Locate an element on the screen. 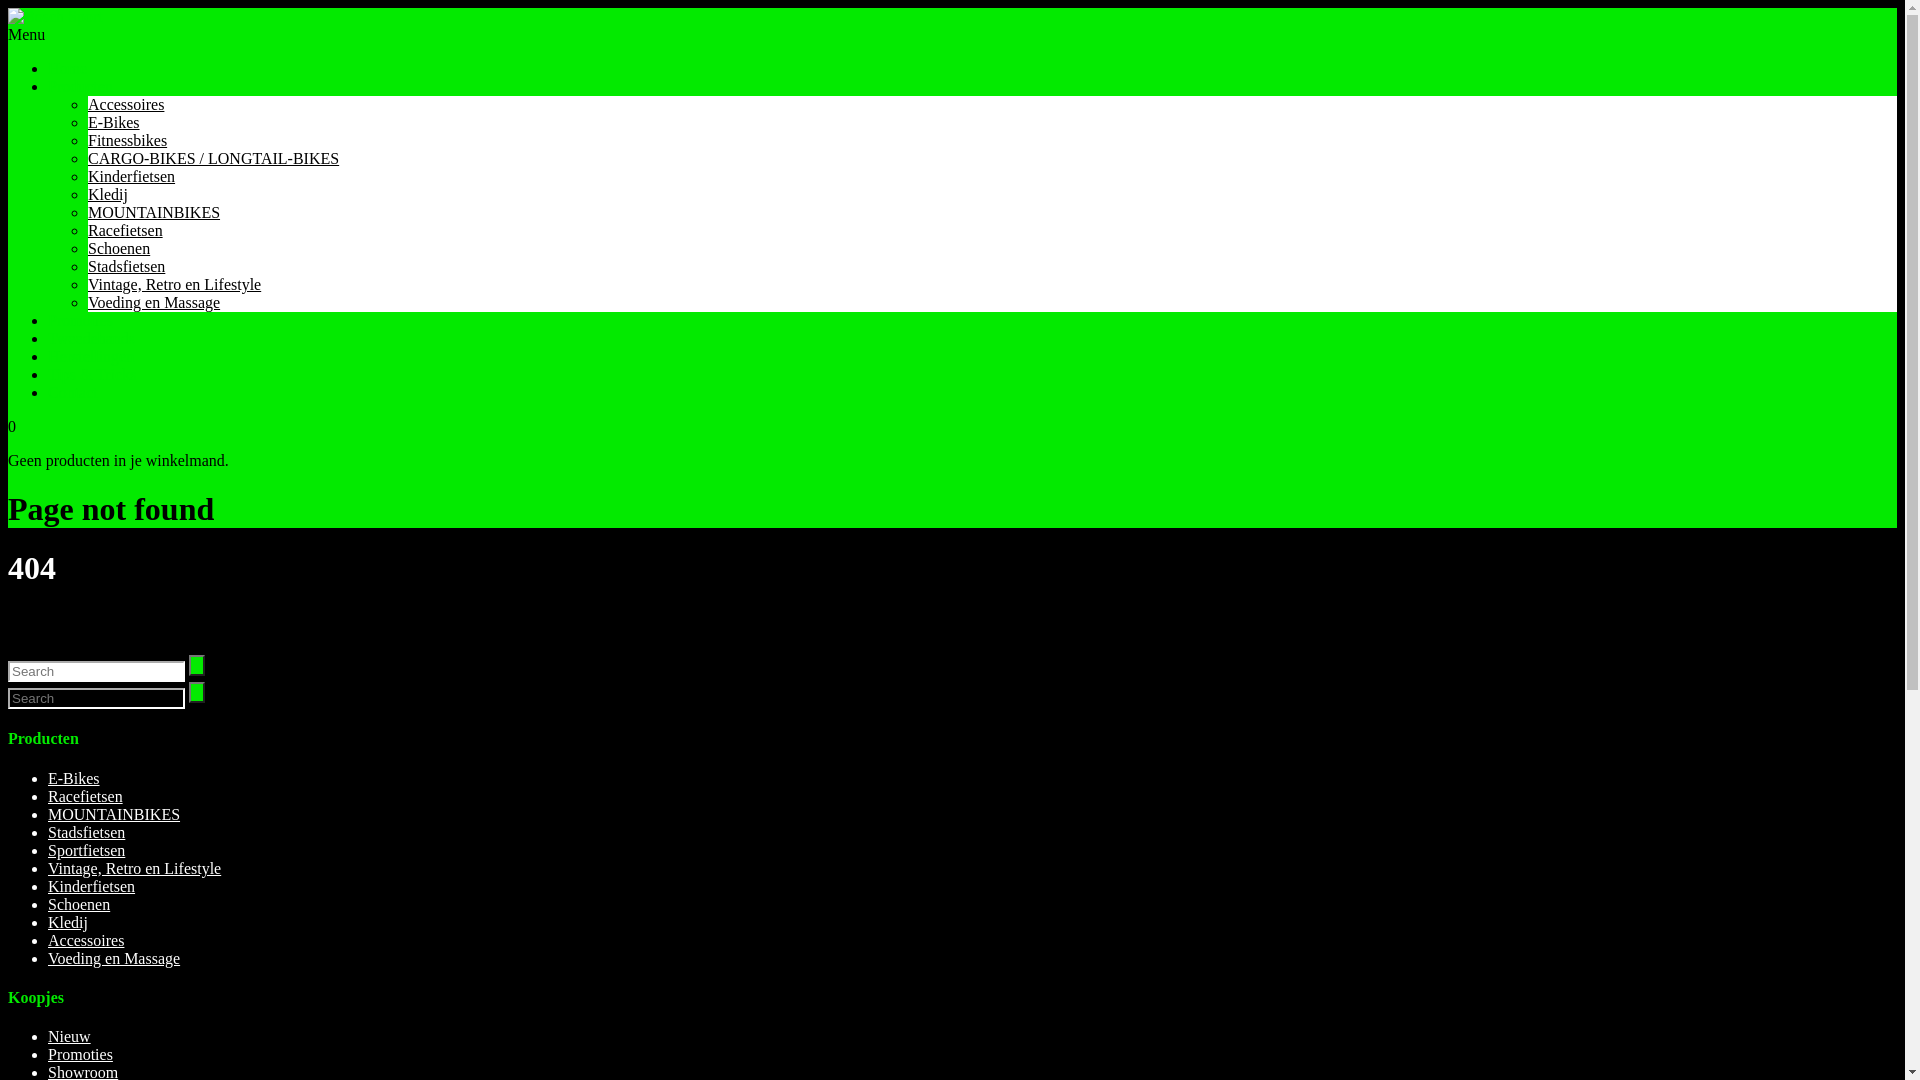 The height and width of the screenshot is (1080, 1920). 'Schoenen' is located at coordinates (118, 247).